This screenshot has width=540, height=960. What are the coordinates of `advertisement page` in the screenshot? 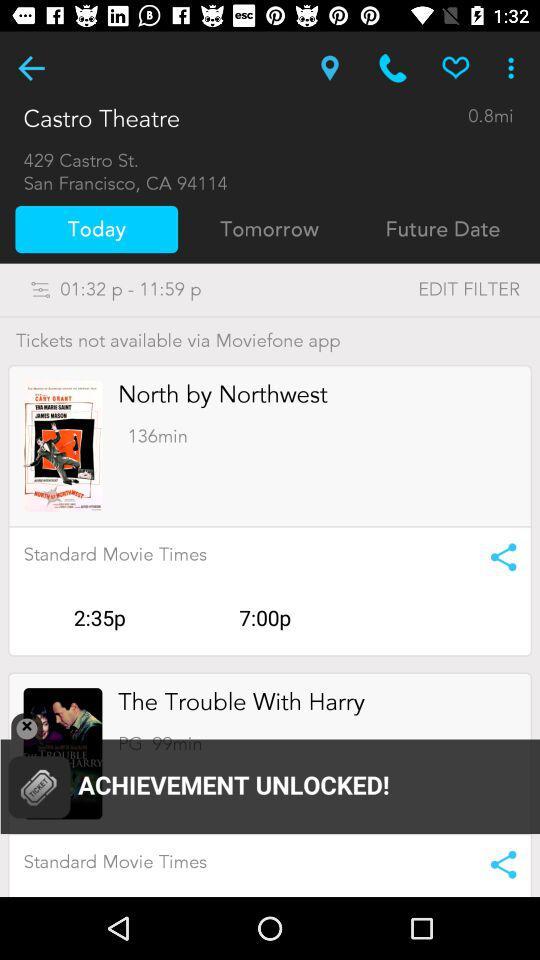 It's located at (63, 752).